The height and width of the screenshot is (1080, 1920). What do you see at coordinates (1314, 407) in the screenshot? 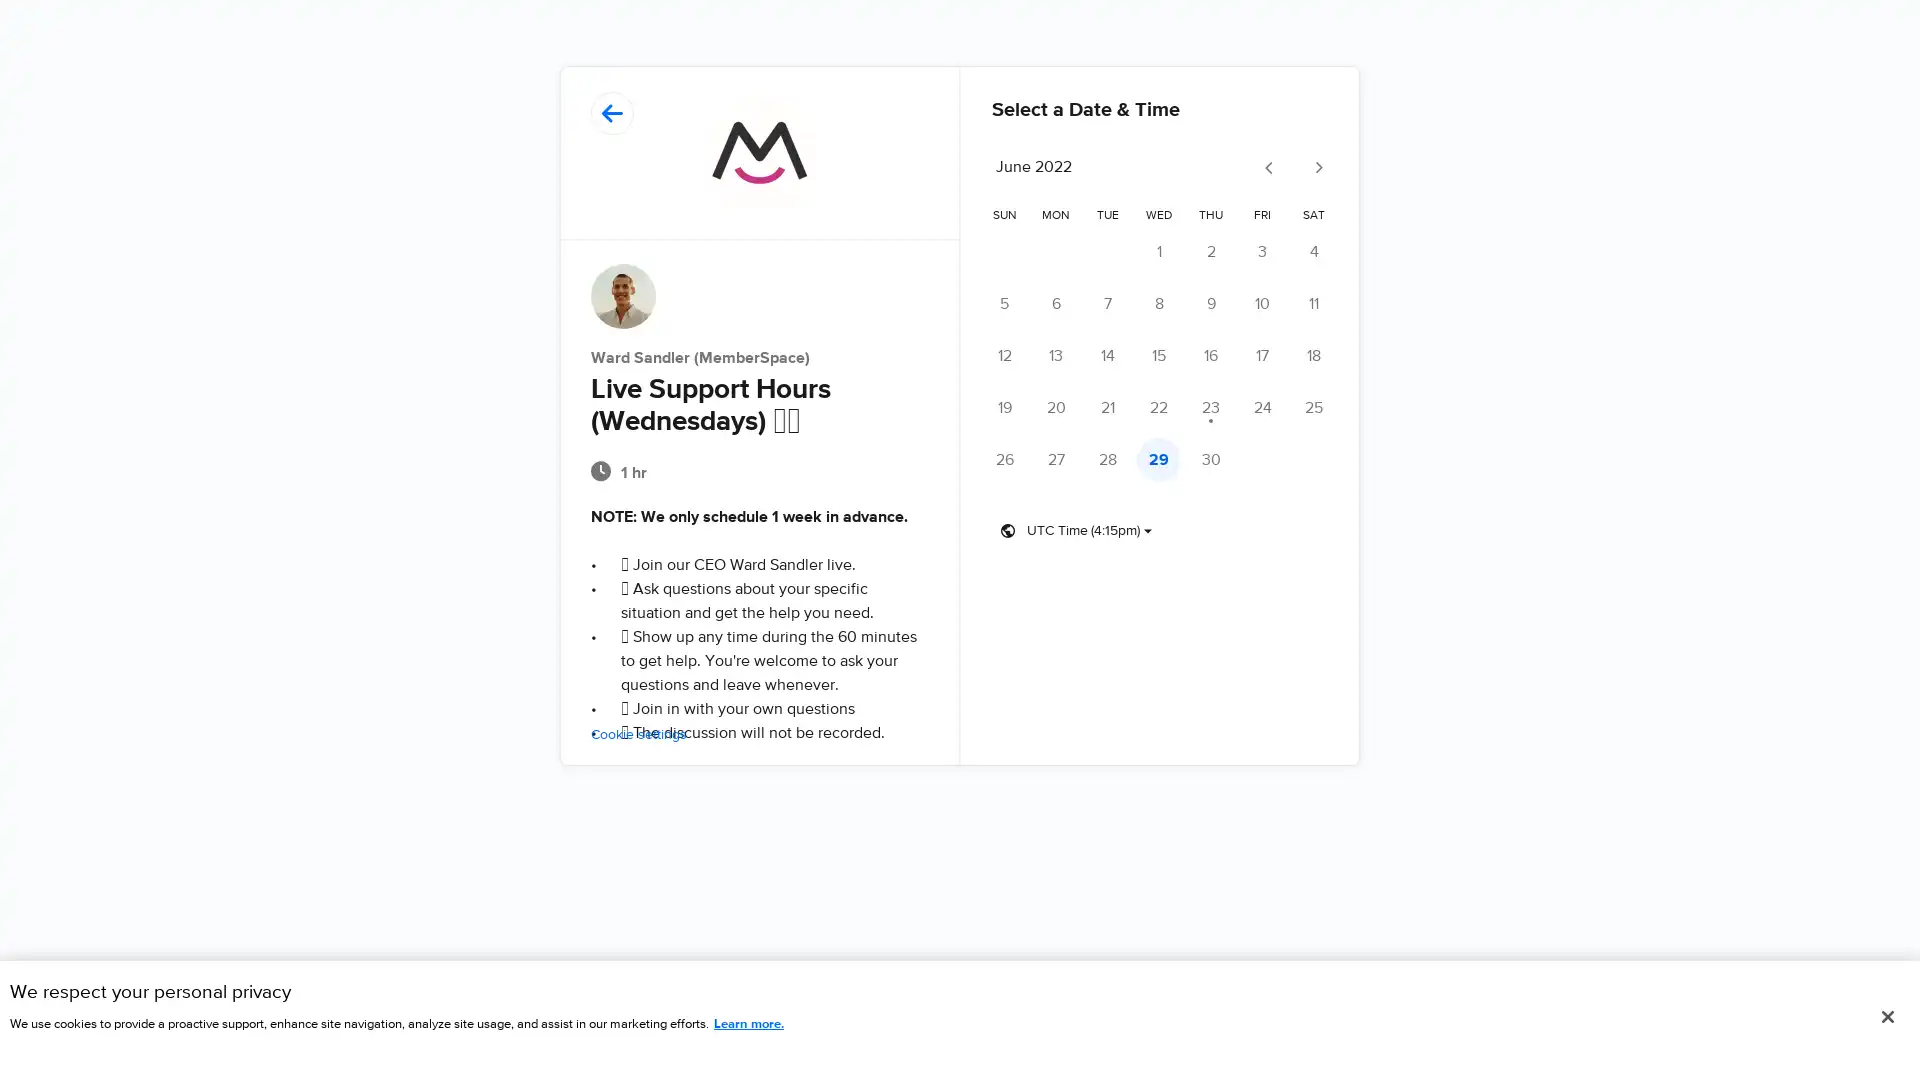
I see `Saturday, June 25 - No times available` at bounding box center [1314, 407].